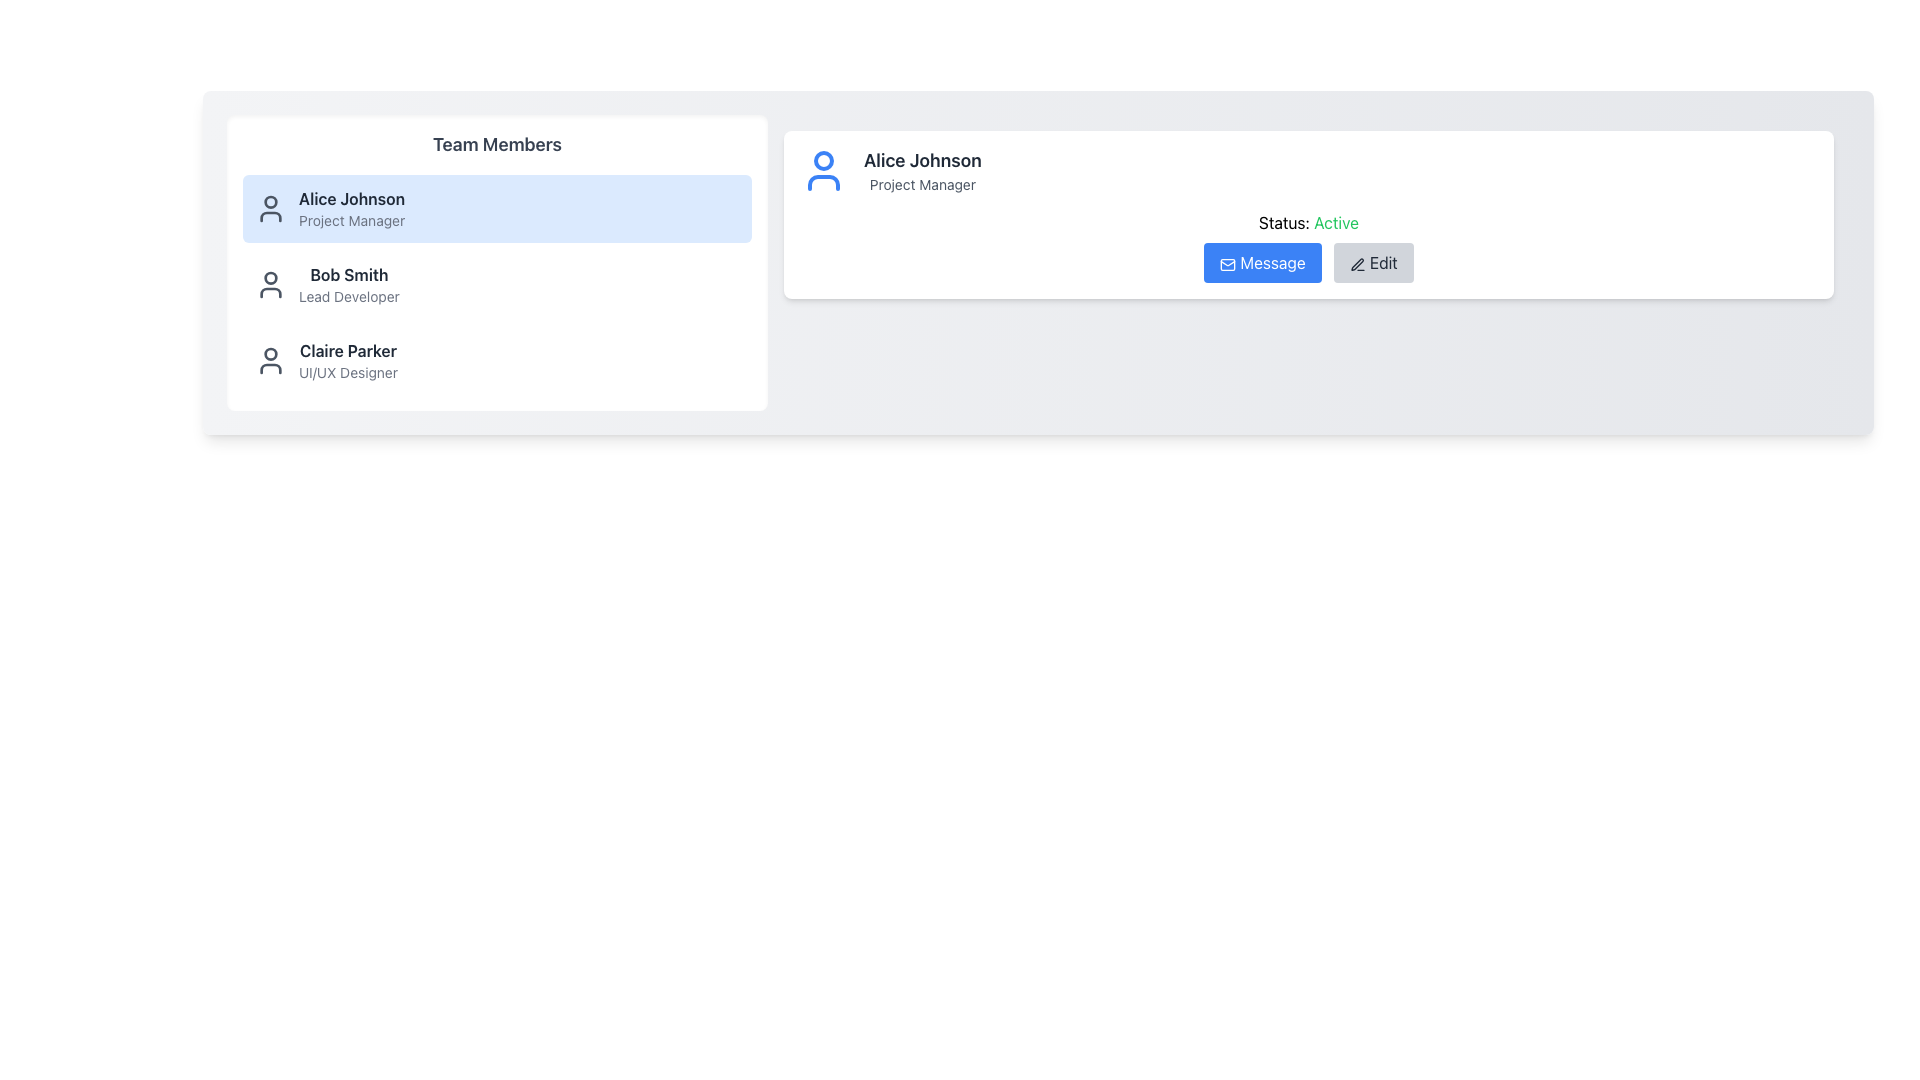 This screenshot has width=1920, height=1080. I want to click on the 'Message' button icon, which is located in the right section of the interface and indicates functionality for sending messages, positioned to the left of the 'Edit' button, so click(1227, 263).